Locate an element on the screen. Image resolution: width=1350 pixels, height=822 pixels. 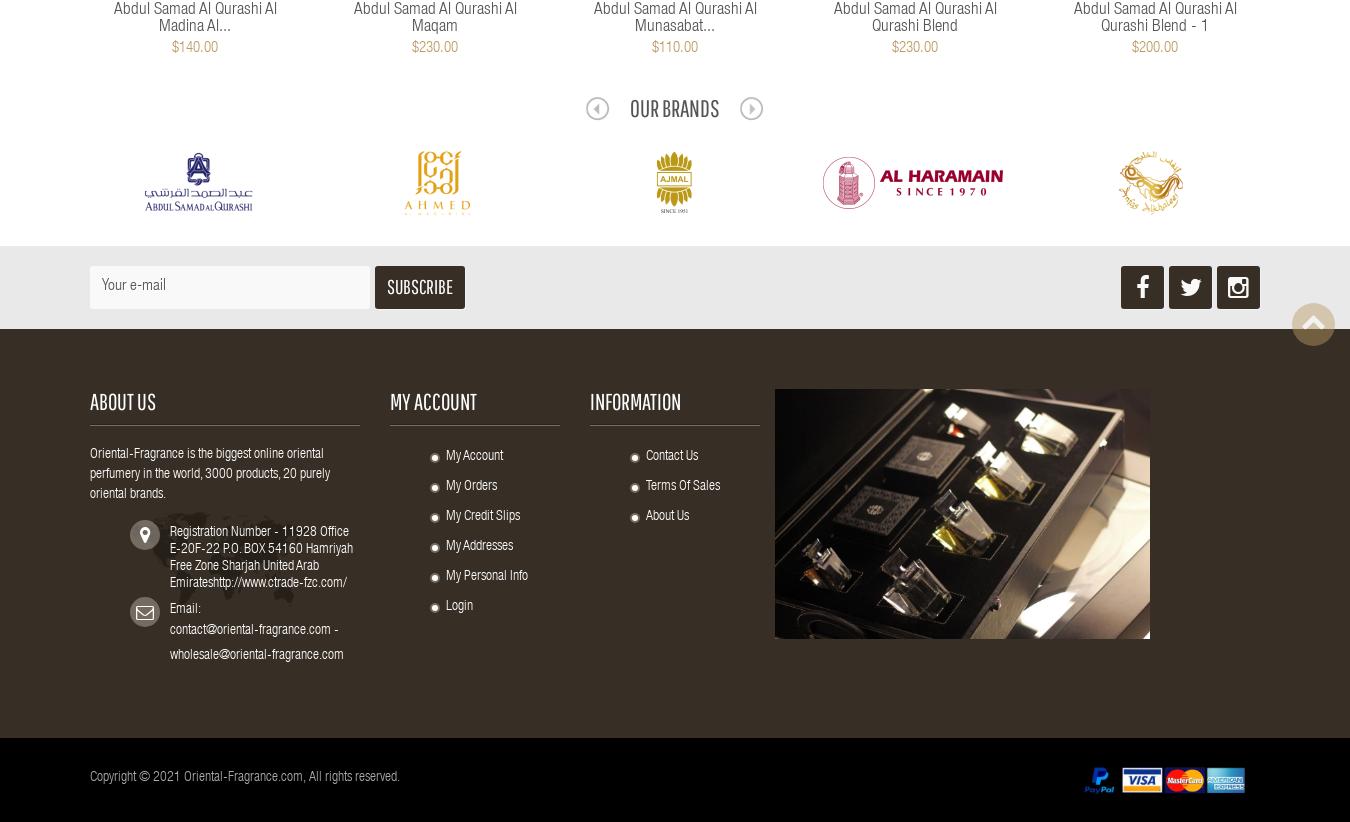
'Terms of Sales' is located at coordinates (681, 487).